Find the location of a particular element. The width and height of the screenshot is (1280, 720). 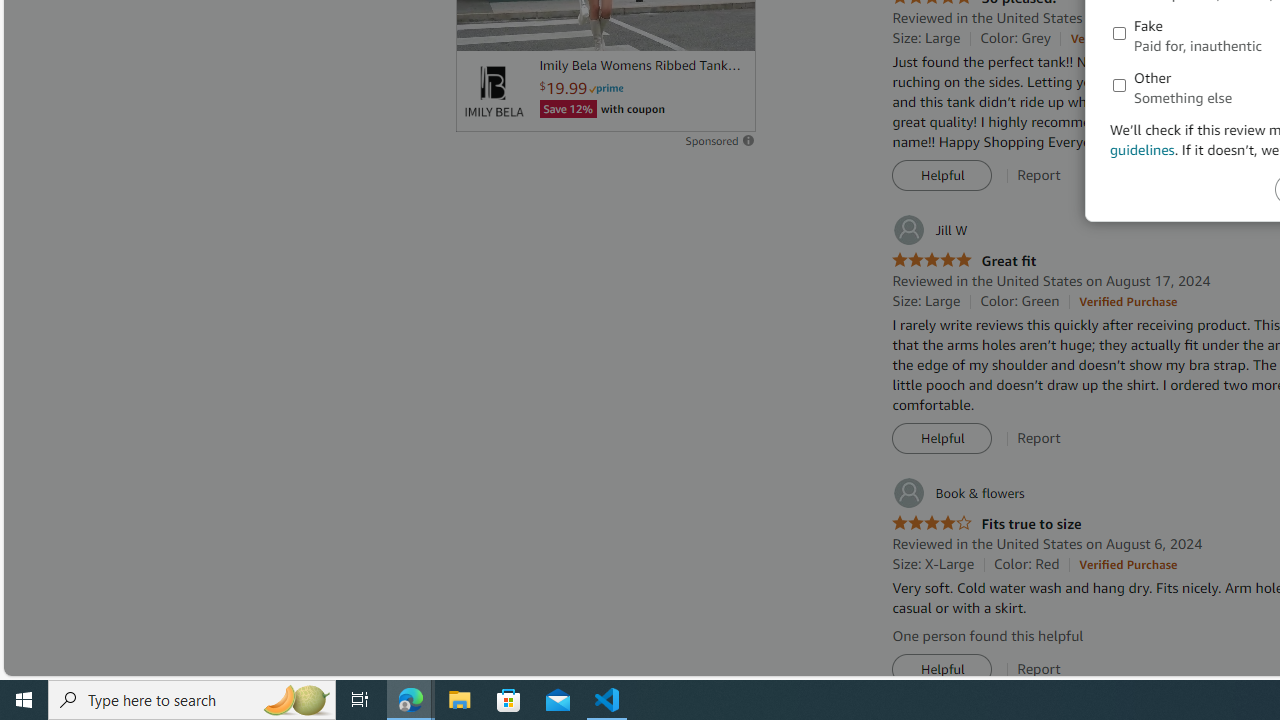

'4.0 out of 5 stars Fits true to size' is located at coordinates (986, 523).